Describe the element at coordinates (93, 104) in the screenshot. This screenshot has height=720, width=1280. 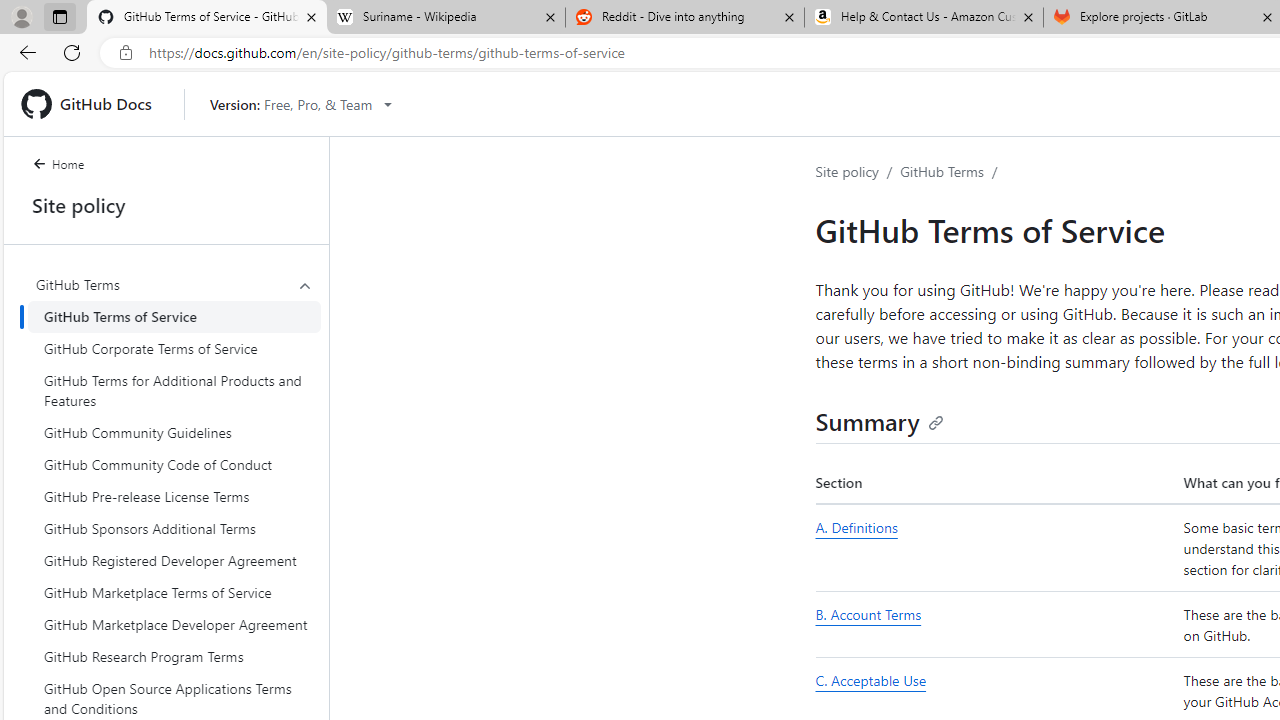
I see `'GitHub Docs'` at that location.